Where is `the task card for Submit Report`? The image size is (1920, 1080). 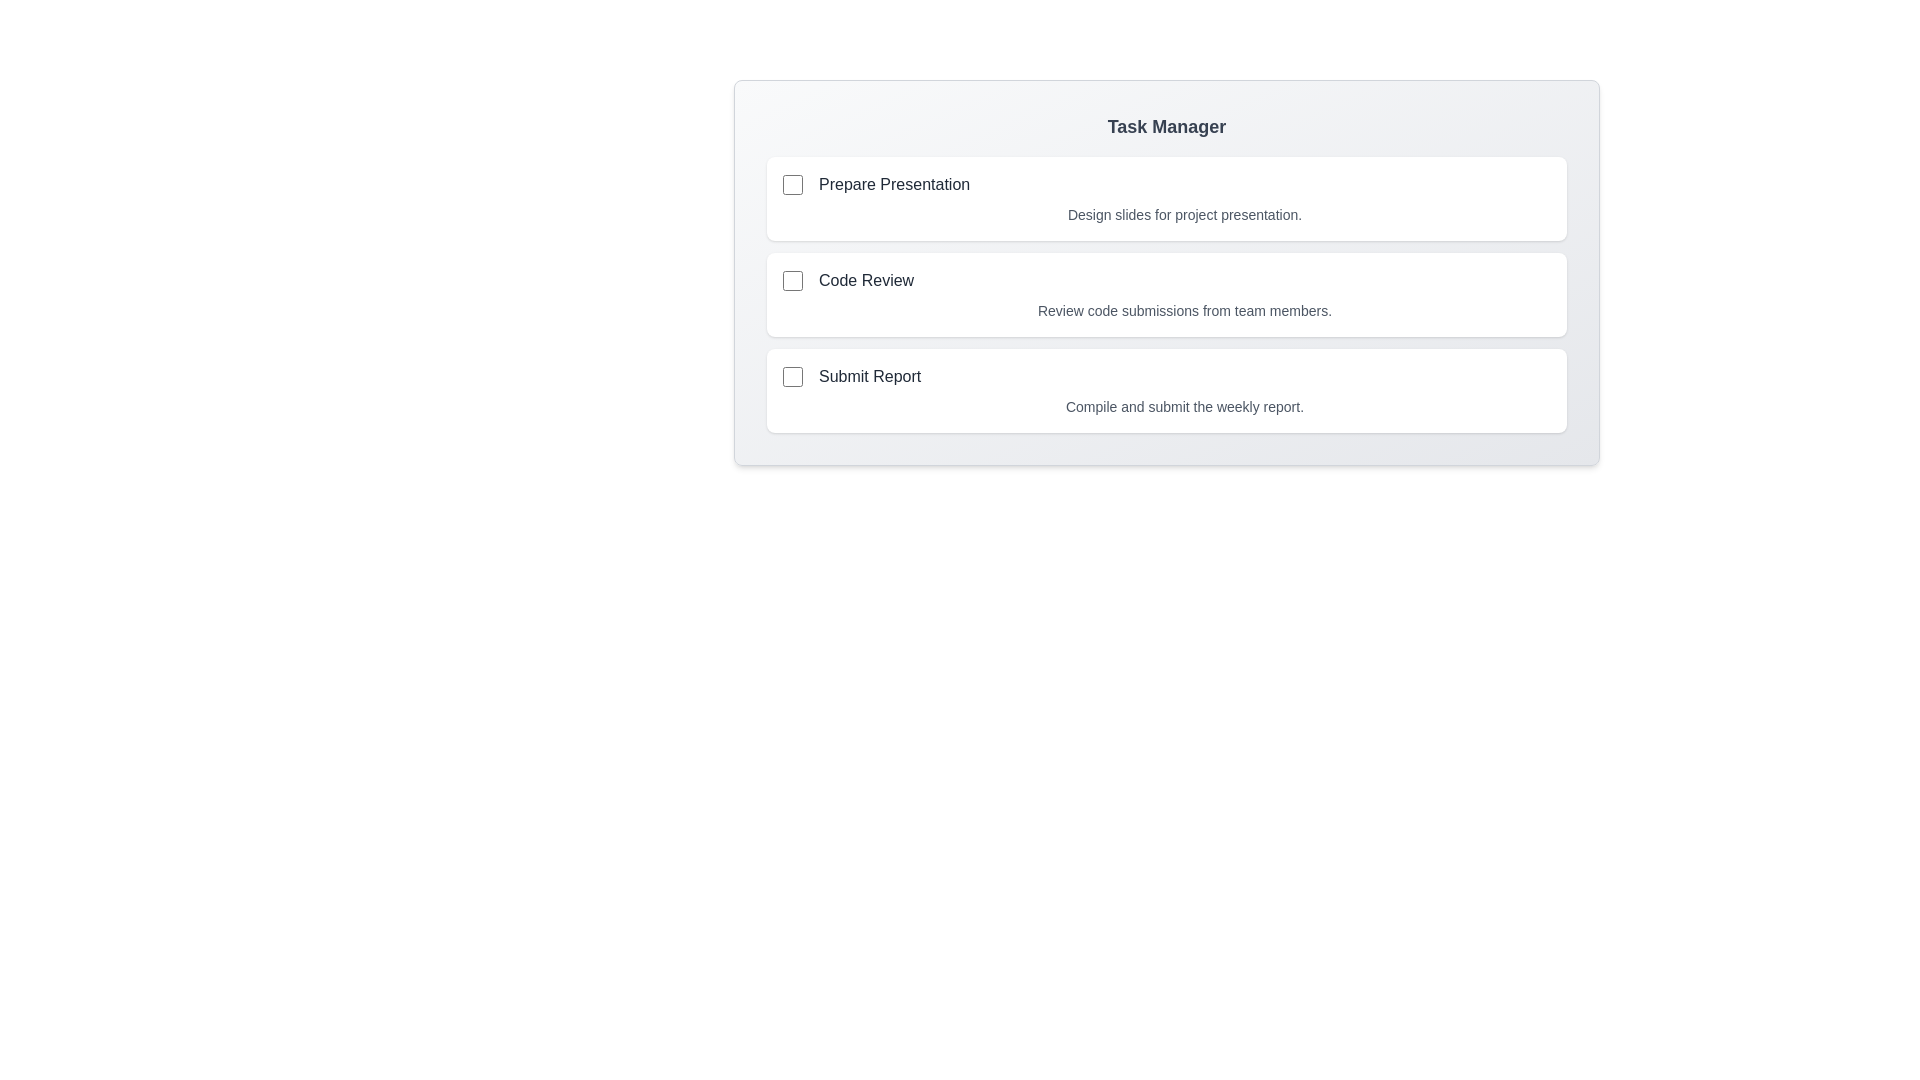
the task card for Submit Report is located at coordinates (1166, 390).